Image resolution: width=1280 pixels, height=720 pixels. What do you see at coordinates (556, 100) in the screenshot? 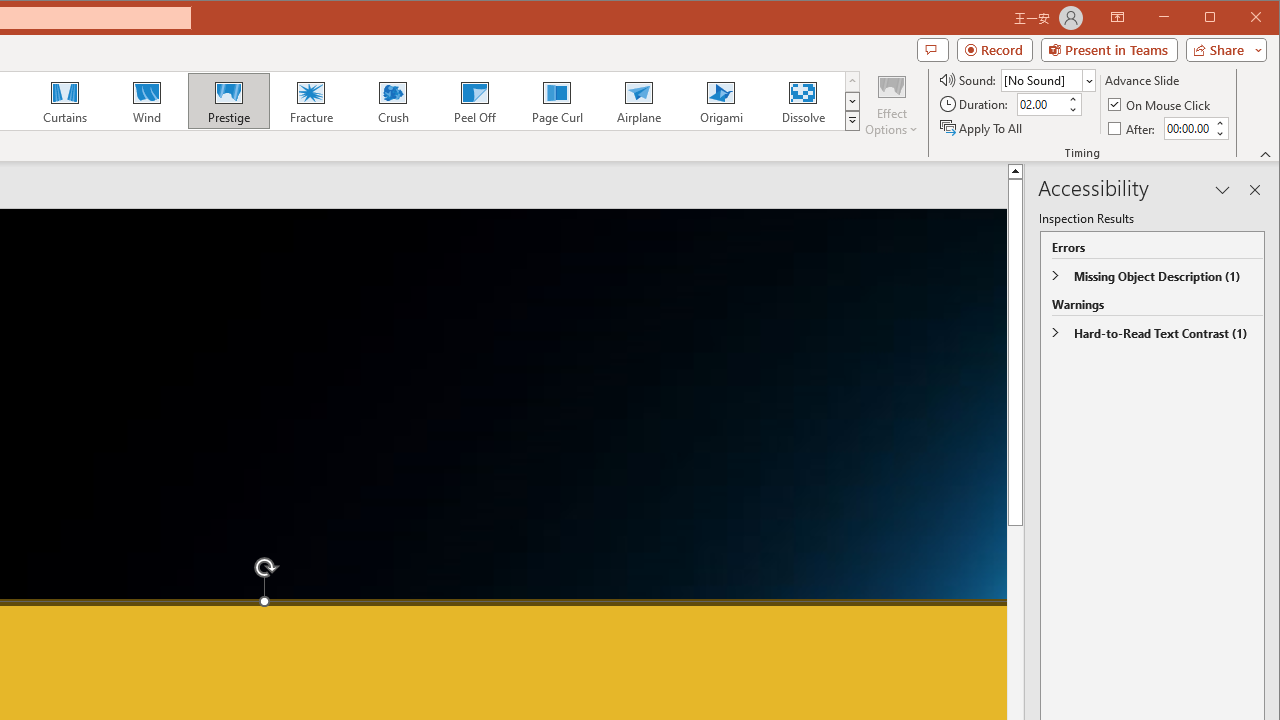
I see `'Page Curl'` at bounding box center [556, 100].